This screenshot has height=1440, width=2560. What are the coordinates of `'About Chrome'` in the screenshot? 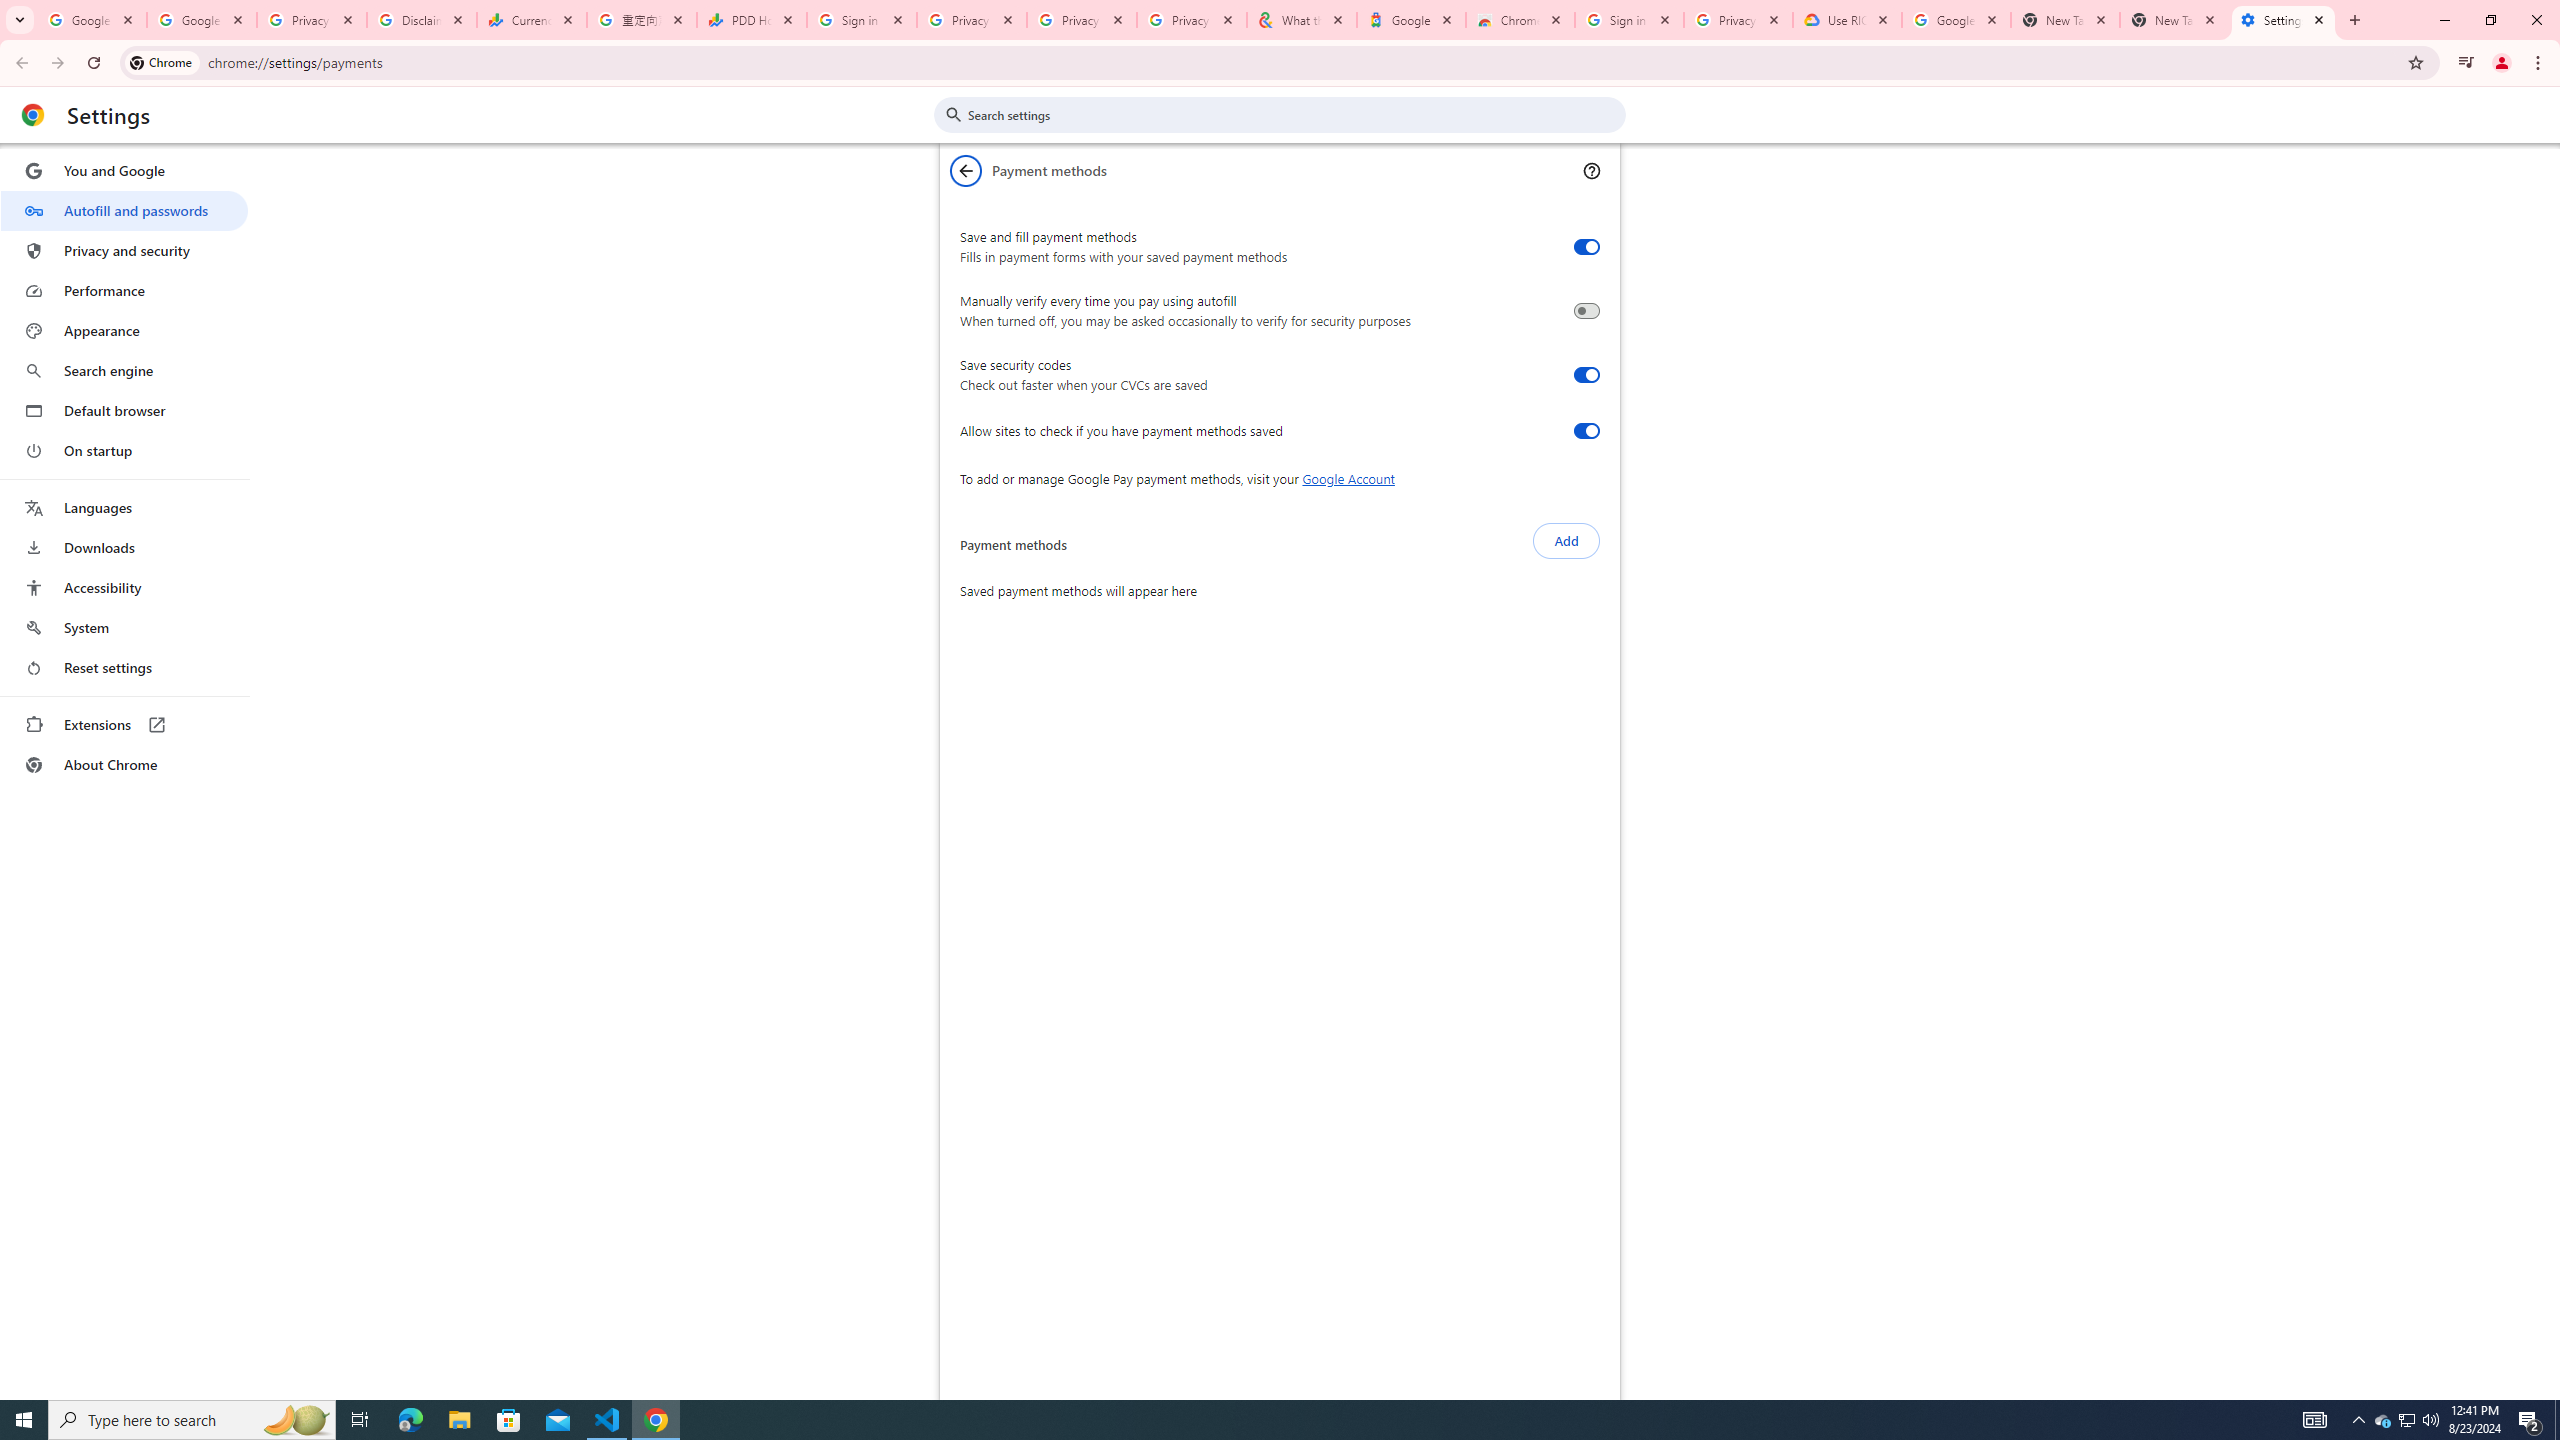 It's located at (123, 763).